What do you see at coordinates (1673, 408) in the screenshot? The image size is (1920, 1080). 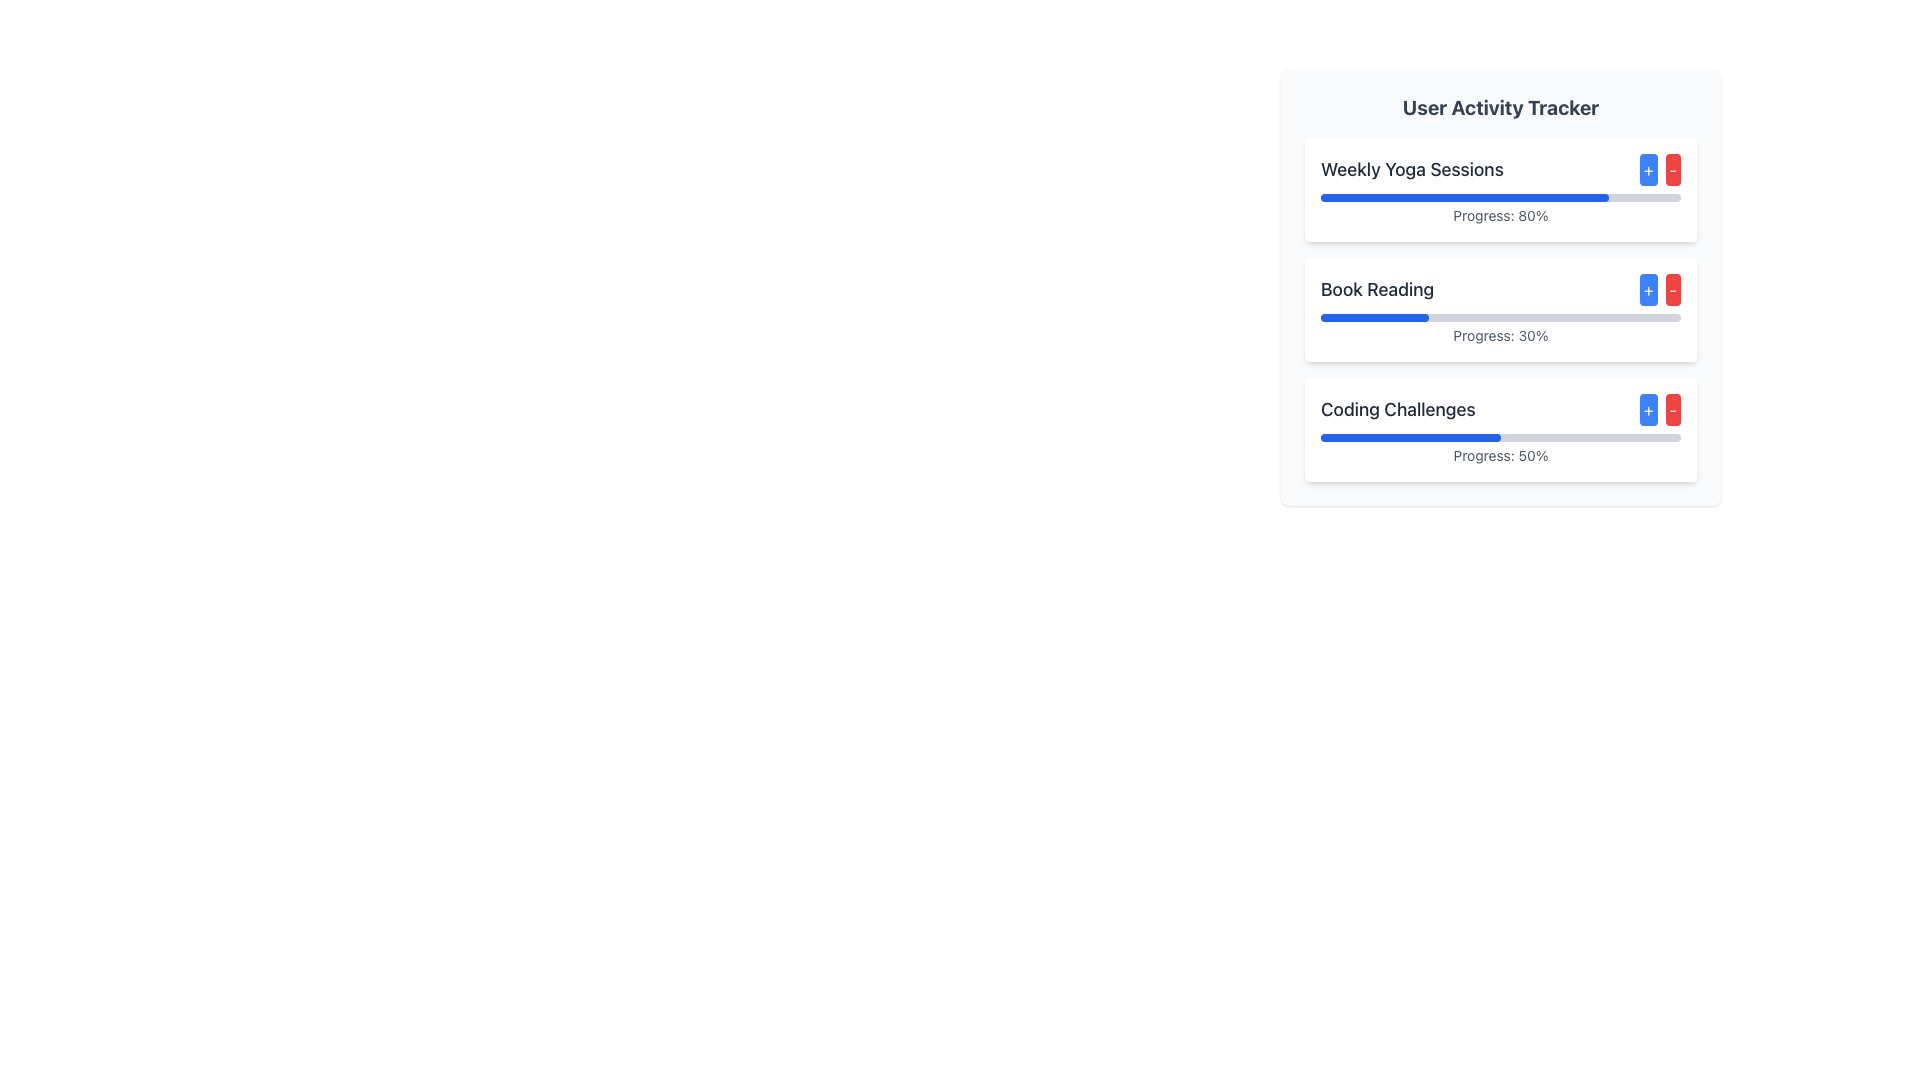 I see `the decrement button located to the right of the increment button in the 'Coding Challenges' card under 'User Activity Tracker'` at bounding box center [1673, 408].